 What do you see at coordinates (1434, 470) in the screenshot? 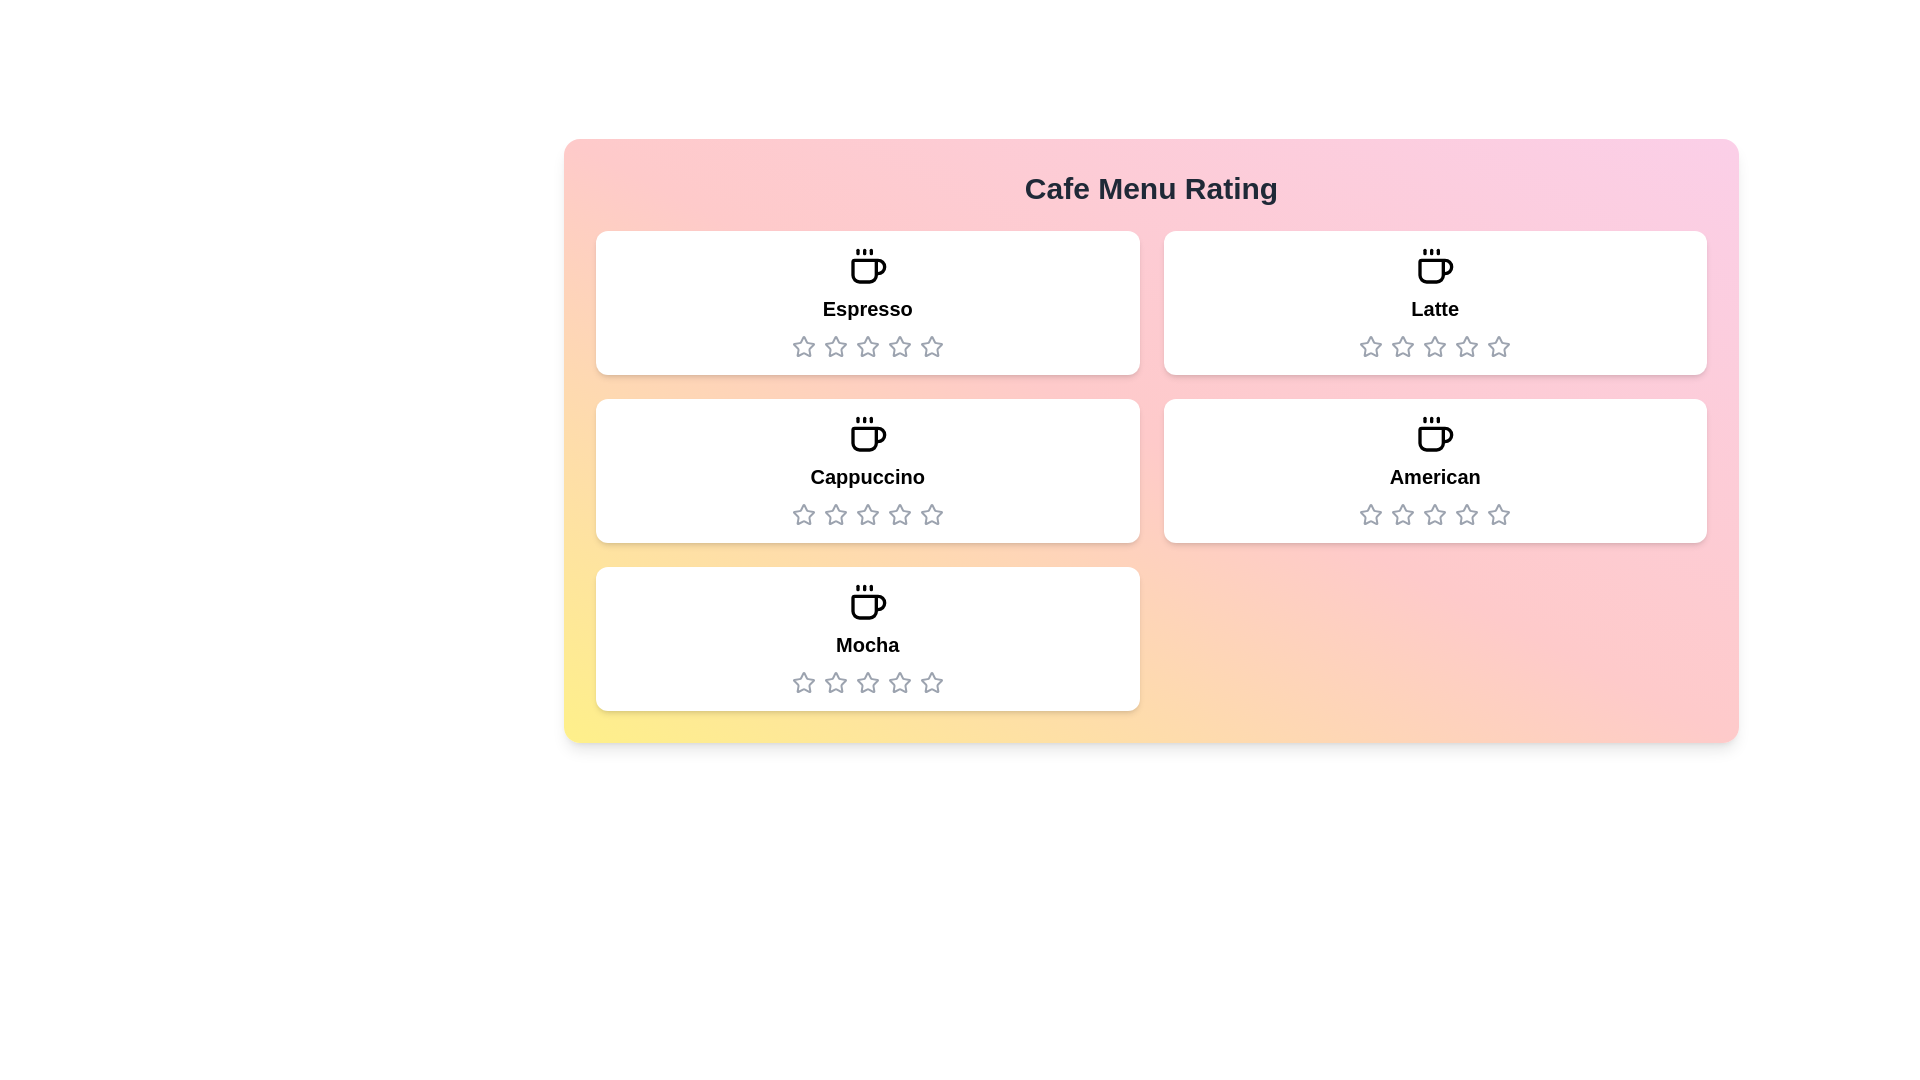
I see `the menu item American to navigate to its details` at bounding box center [1434, 470].